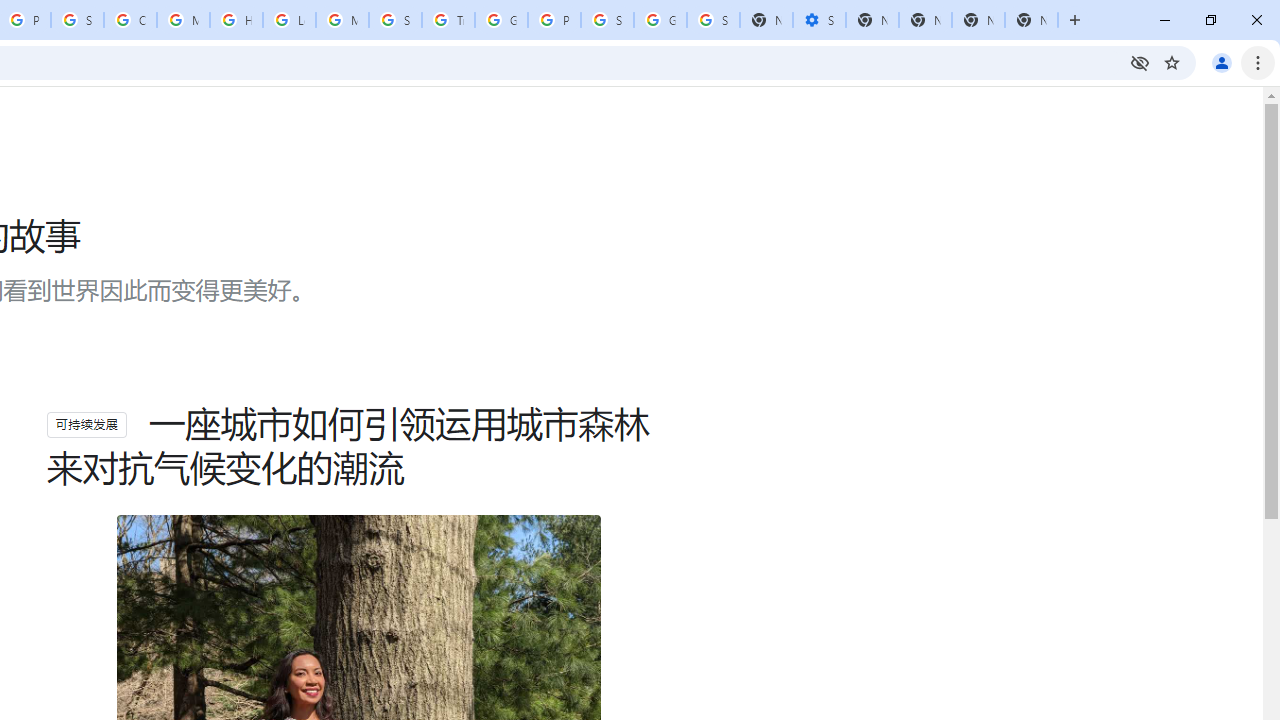 This screenshot has width=1280, height=720. Describe the element at coordinates (819, 20) in the screenshot. I see `'Settings - Performance'` at that location.